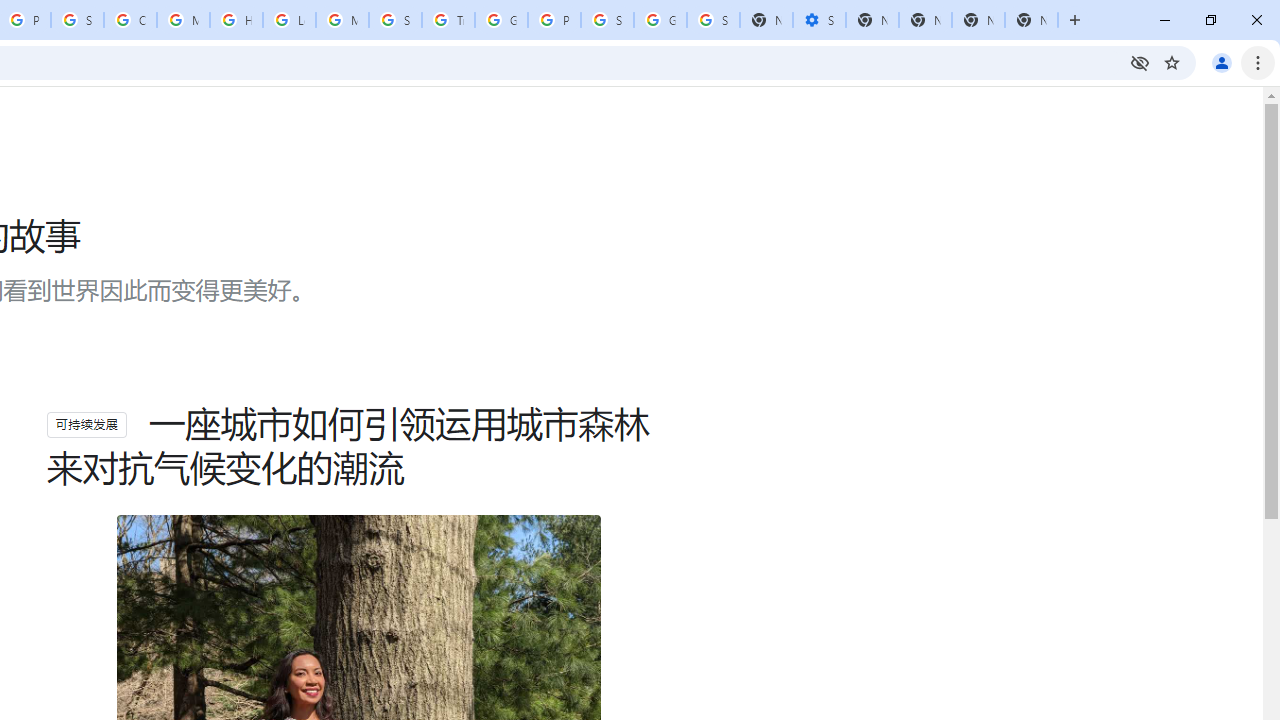 This screenshot has width=1280, height=720. Describe the element at coordinates (819, 20) in the screenshot. I see `'Settings - Performance'` at that location.